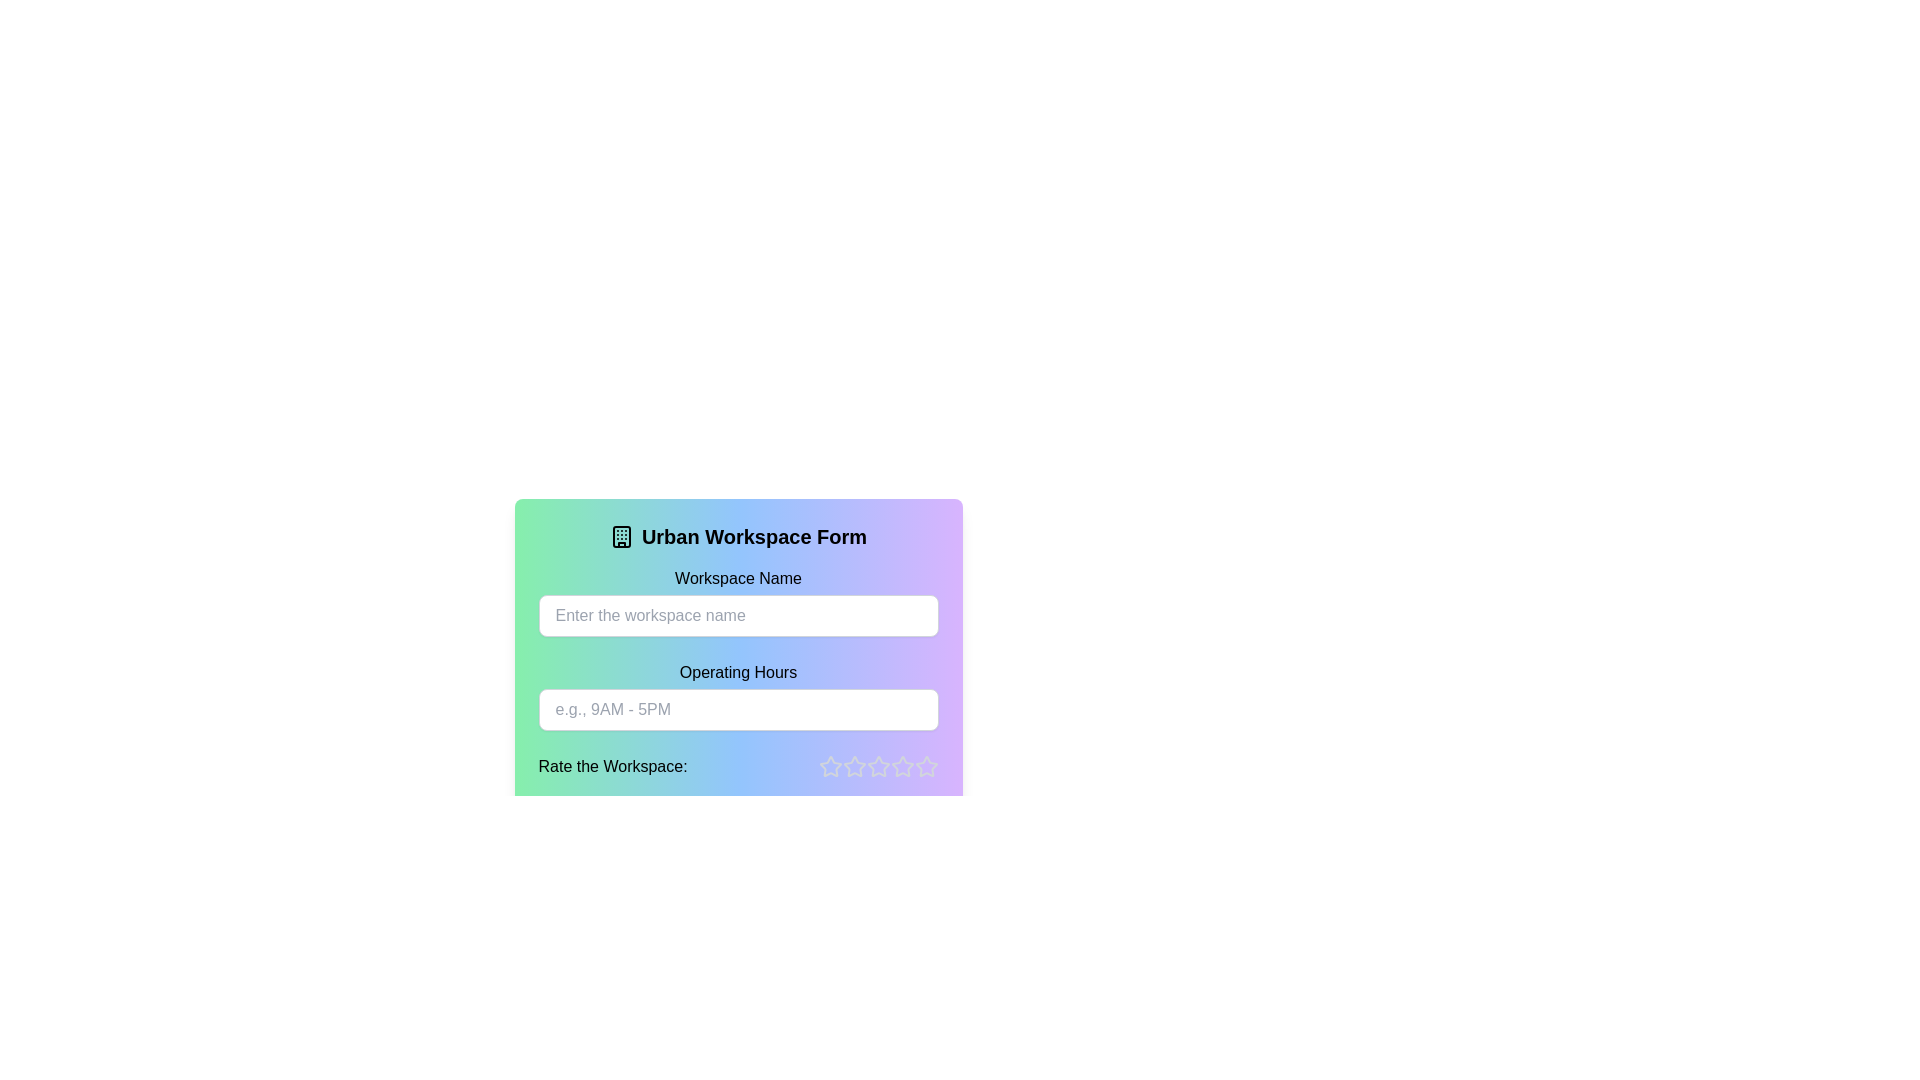 Image resolution: width=1920 pixels, height=1080 pixels. Describe the element at coordinates (612, 766) in the screenshot. I see `the informational text element prompting users to rate the workspace, positioned on the left side next to the star rating component` at that location.